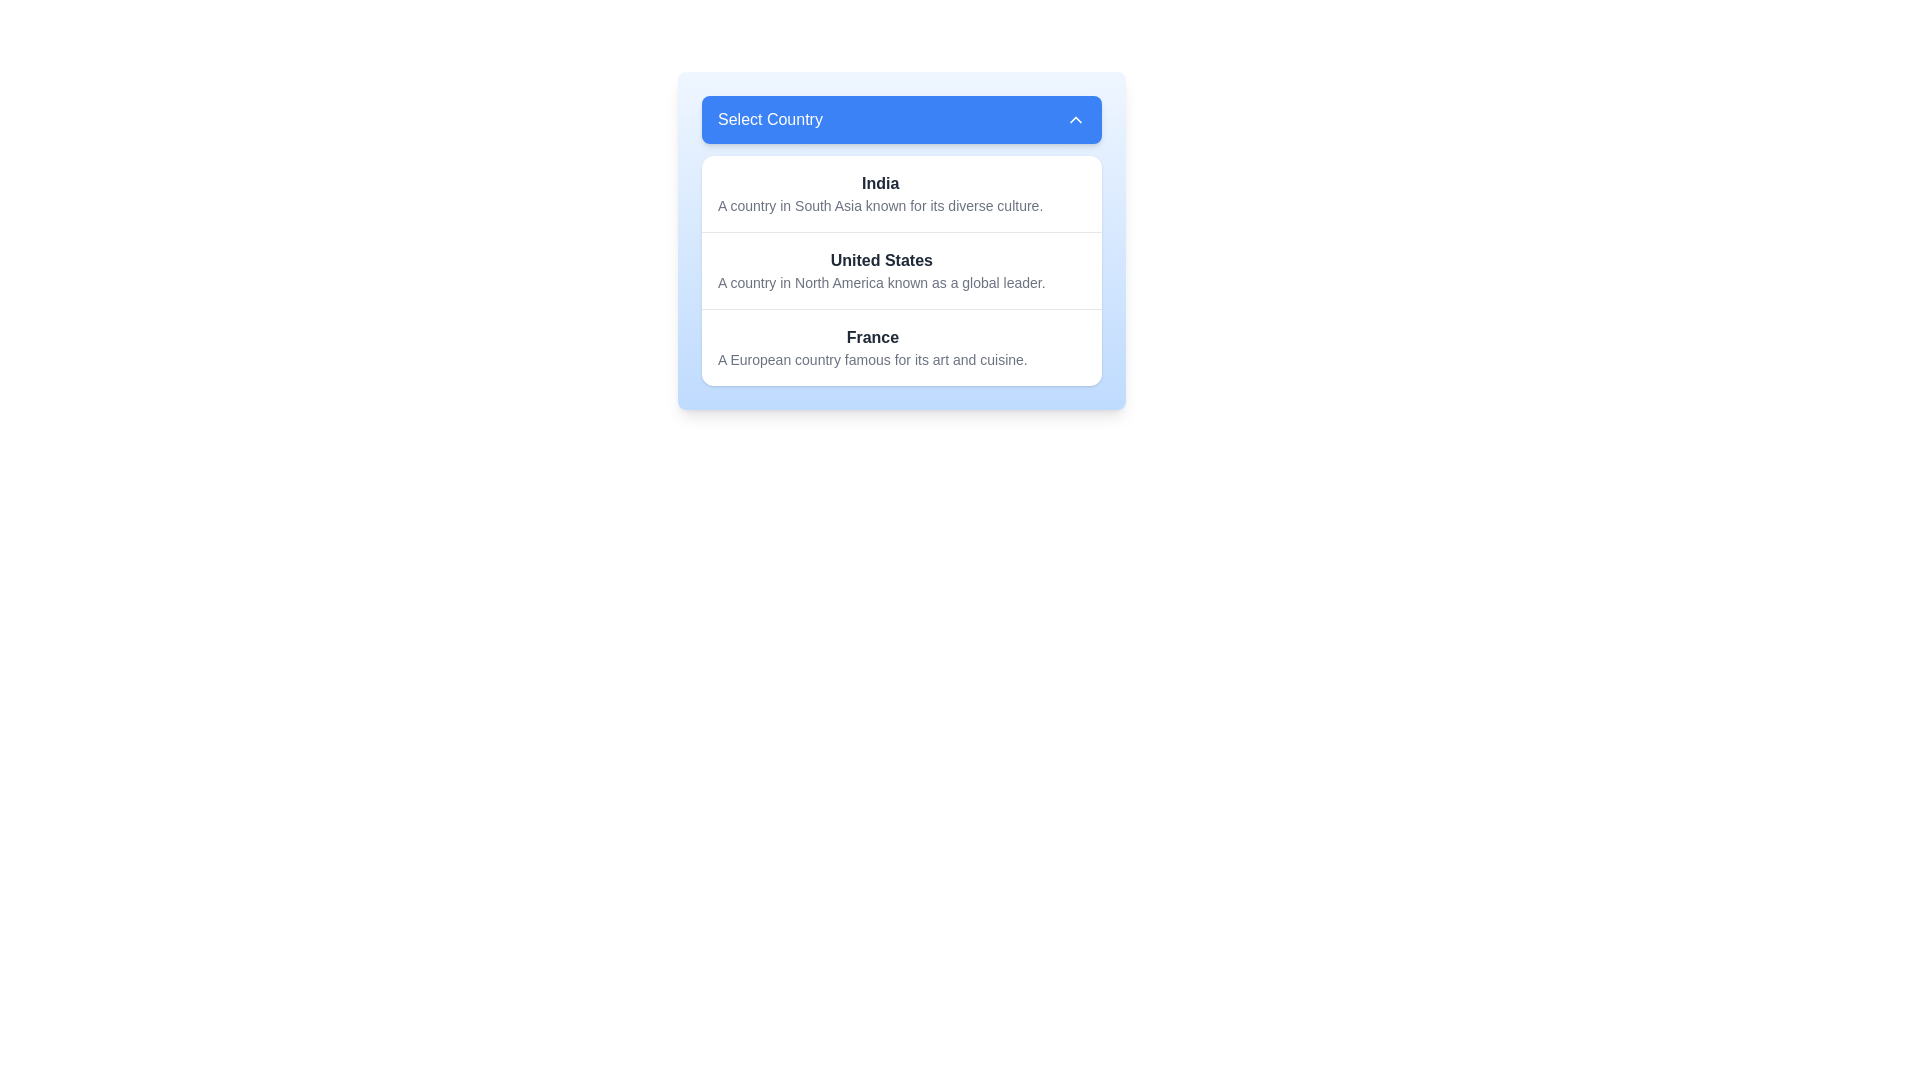 The image size is (1920, 1080). Describe the element at coordinates (901, 270) in the screenshot. I see `the list item labeled 'United States'` at that location.